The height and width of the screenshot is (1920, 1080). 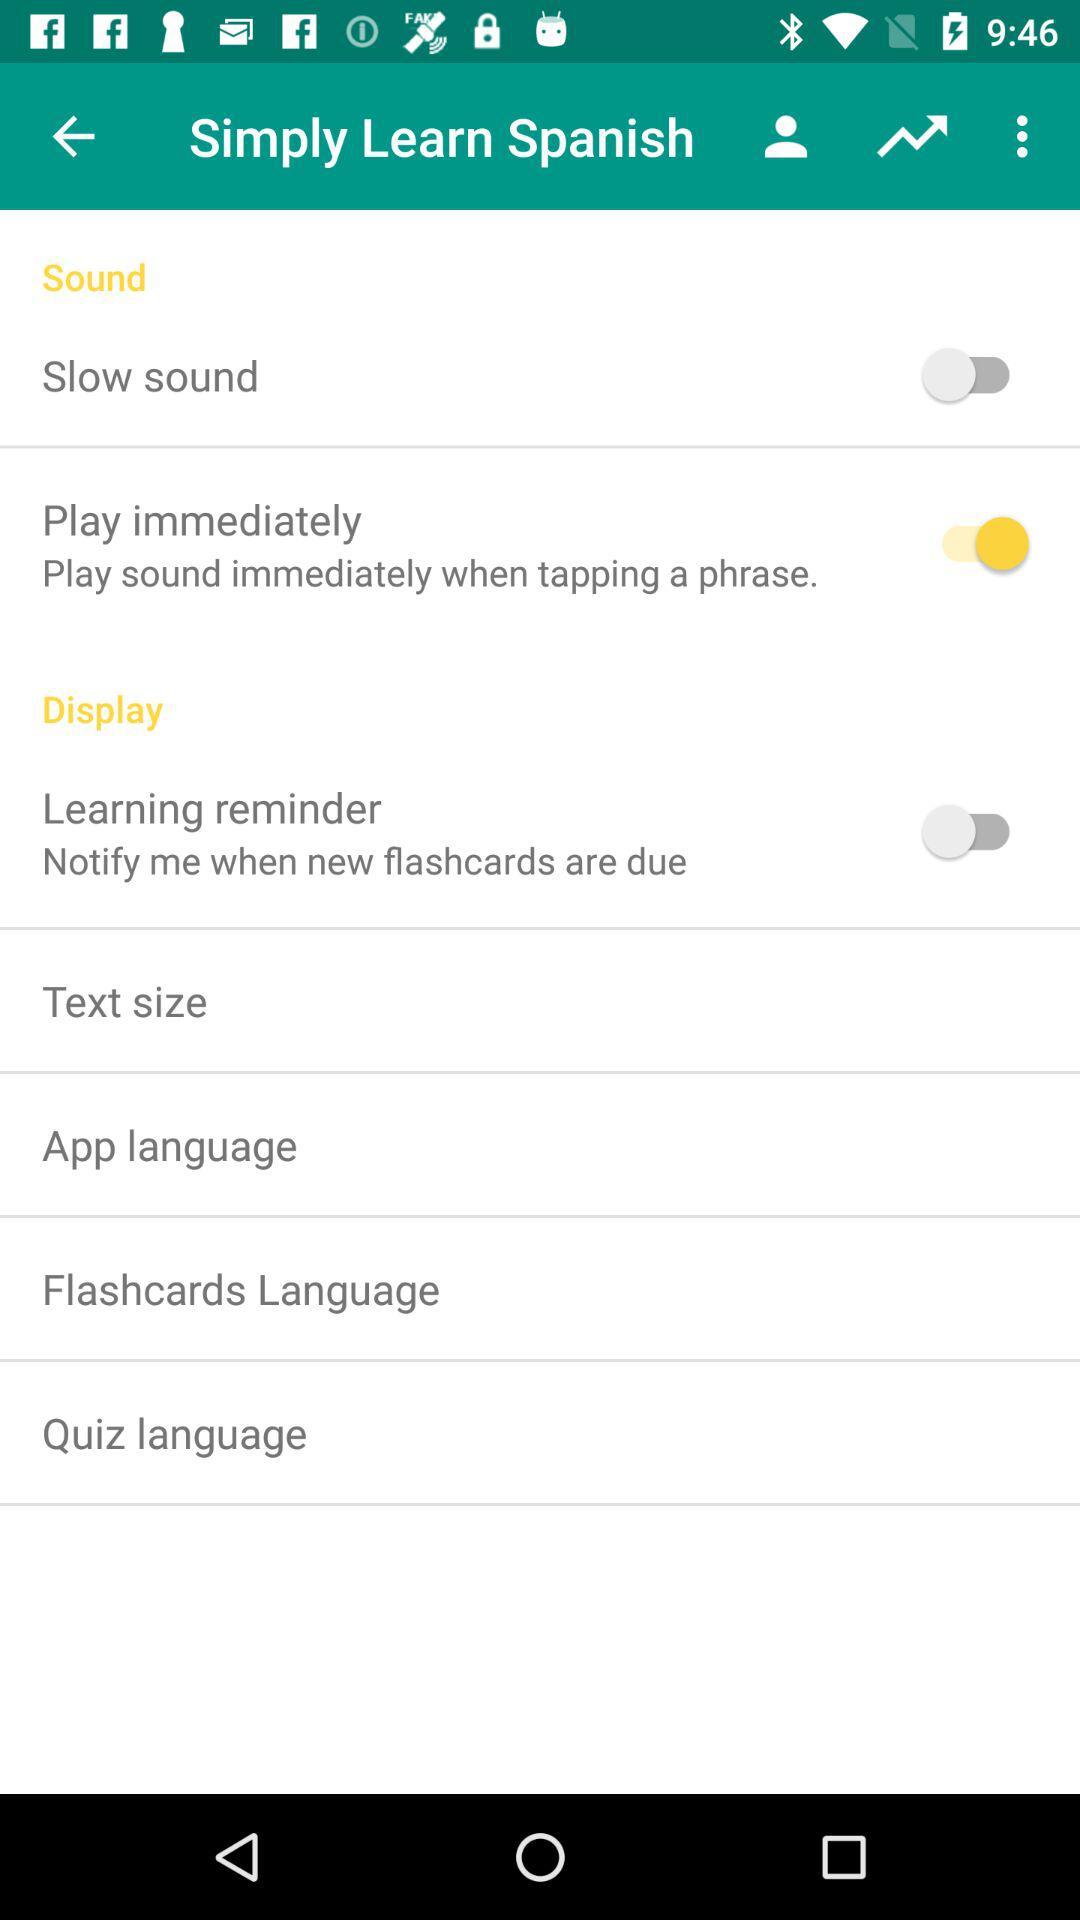 What do you see at coordinates (72, 135) in the screenshot?
I see `item to the left of the simply learn spanish` at bounding box center [72, 135].